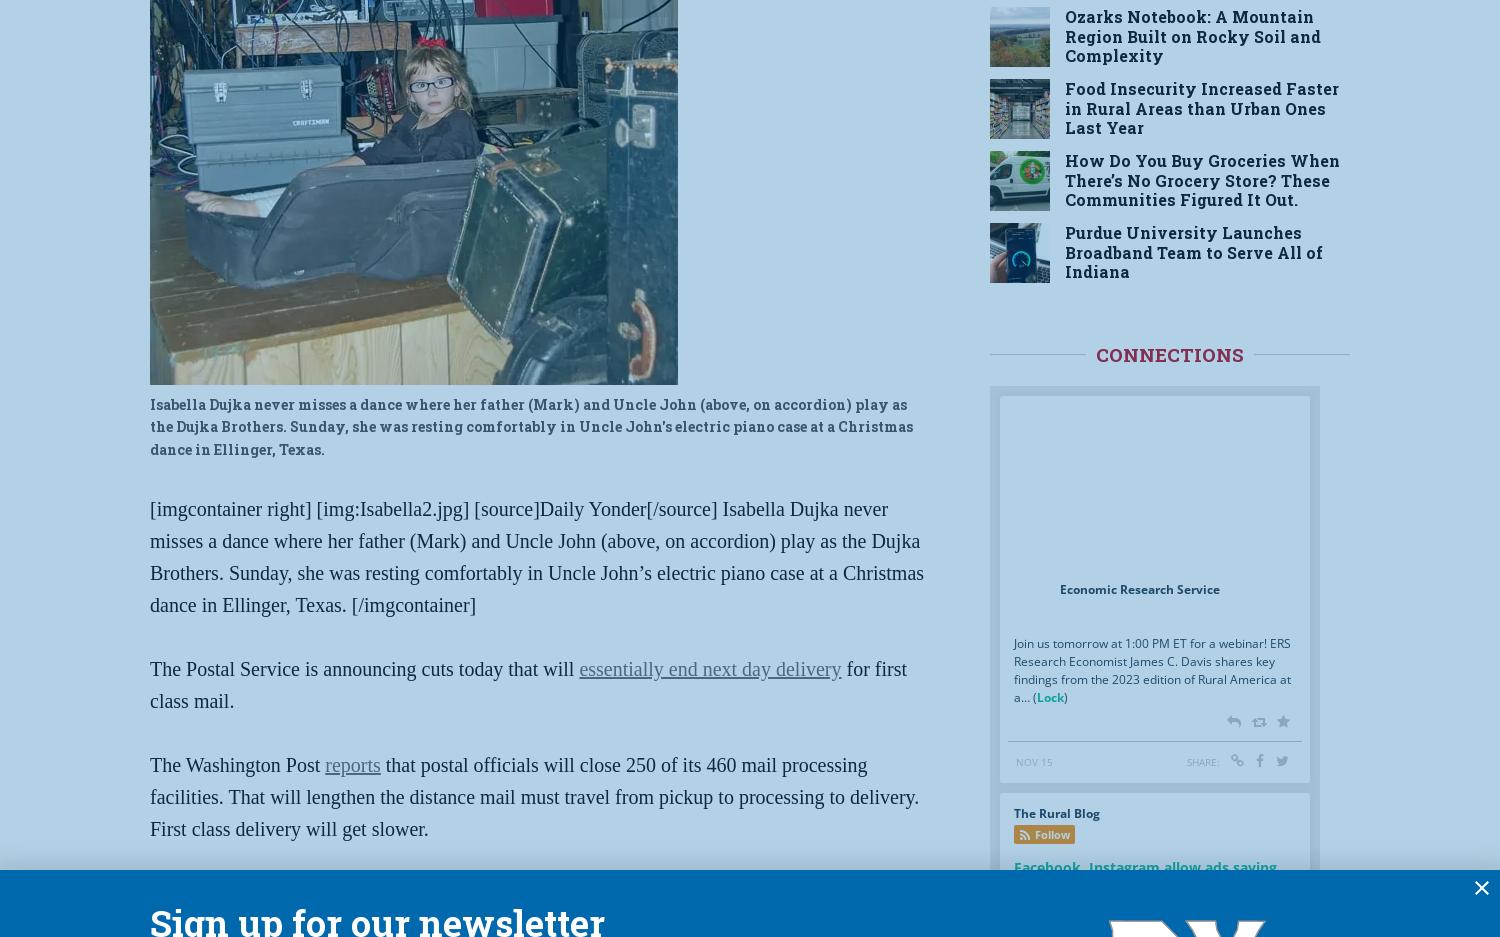 This screenshot has height=937, width=1500. What do you see at coordinates (363, 666) in the screenshot?
I see `'The Postal Service is announcing cuts today that will'` at bounding box center [363, 666].